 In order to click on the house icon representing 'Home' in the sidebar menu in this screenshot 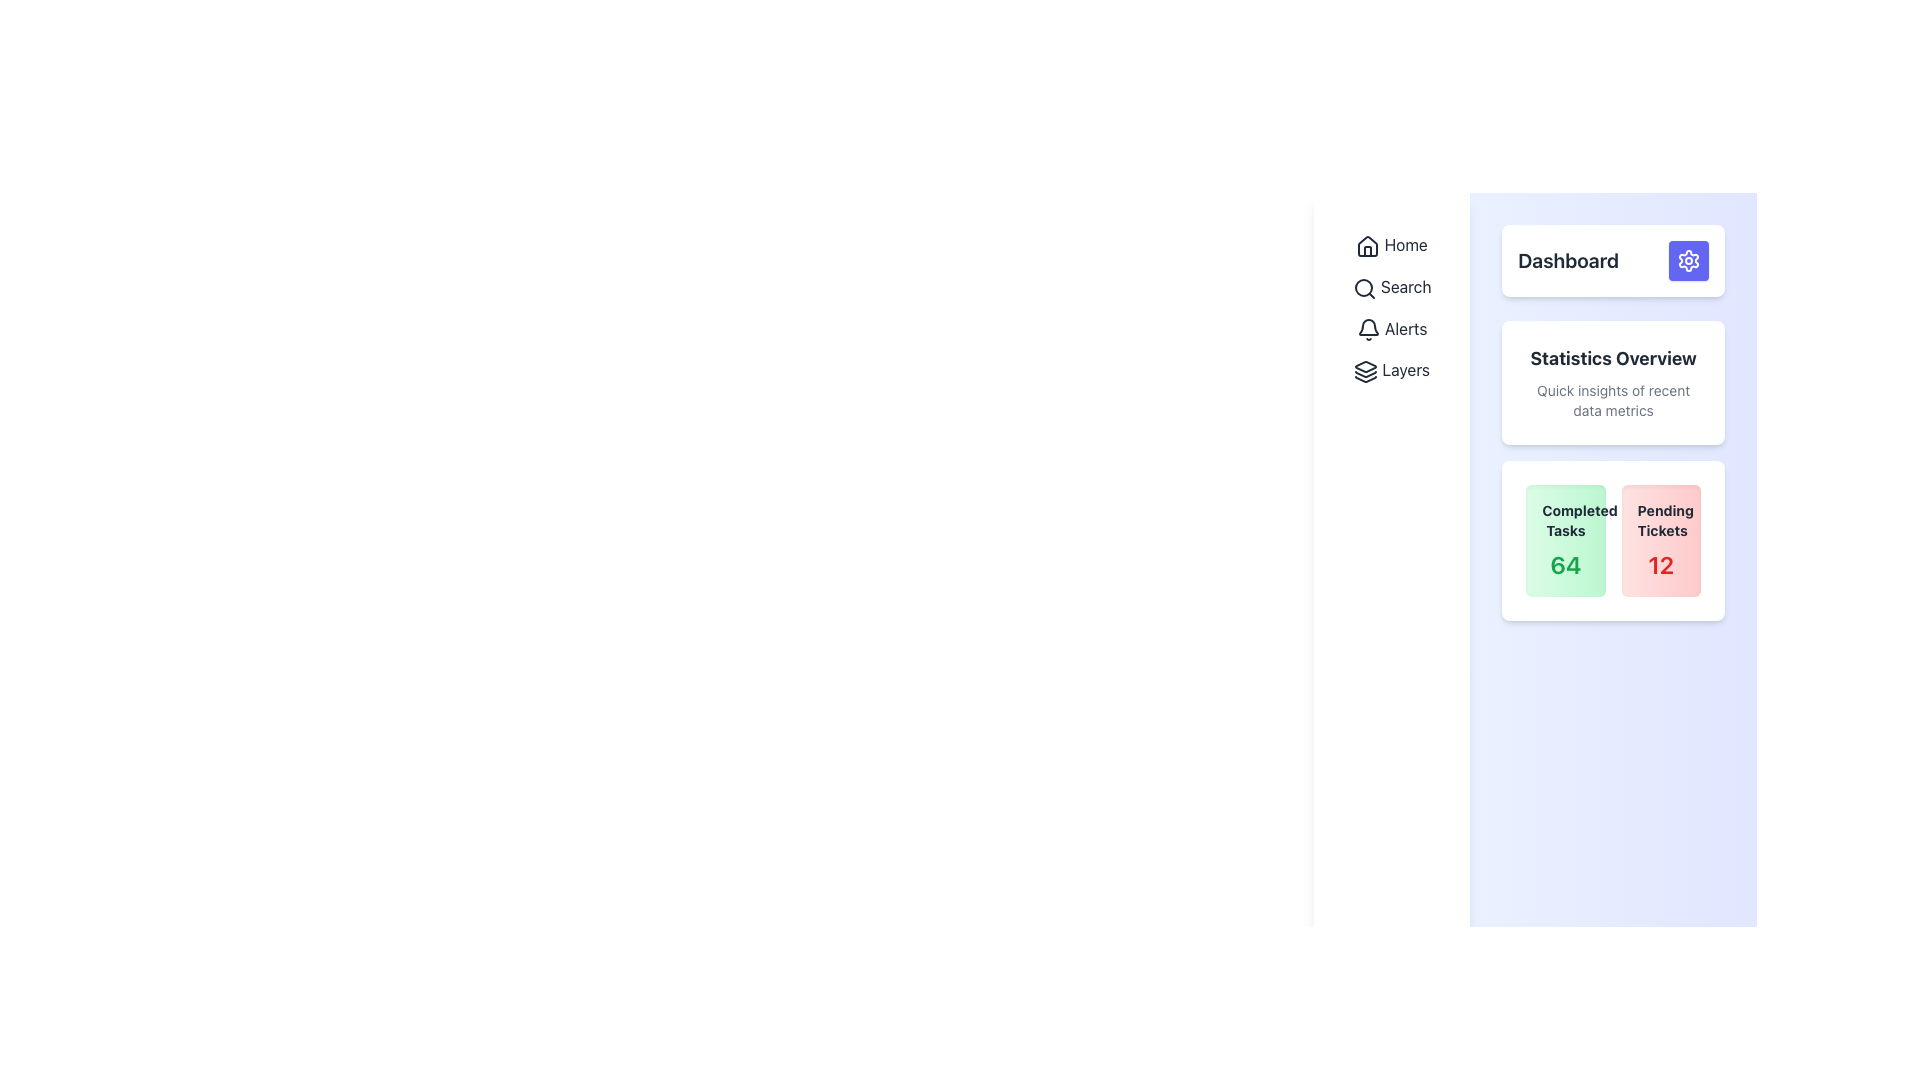, I will do `click(1367, 245)`.